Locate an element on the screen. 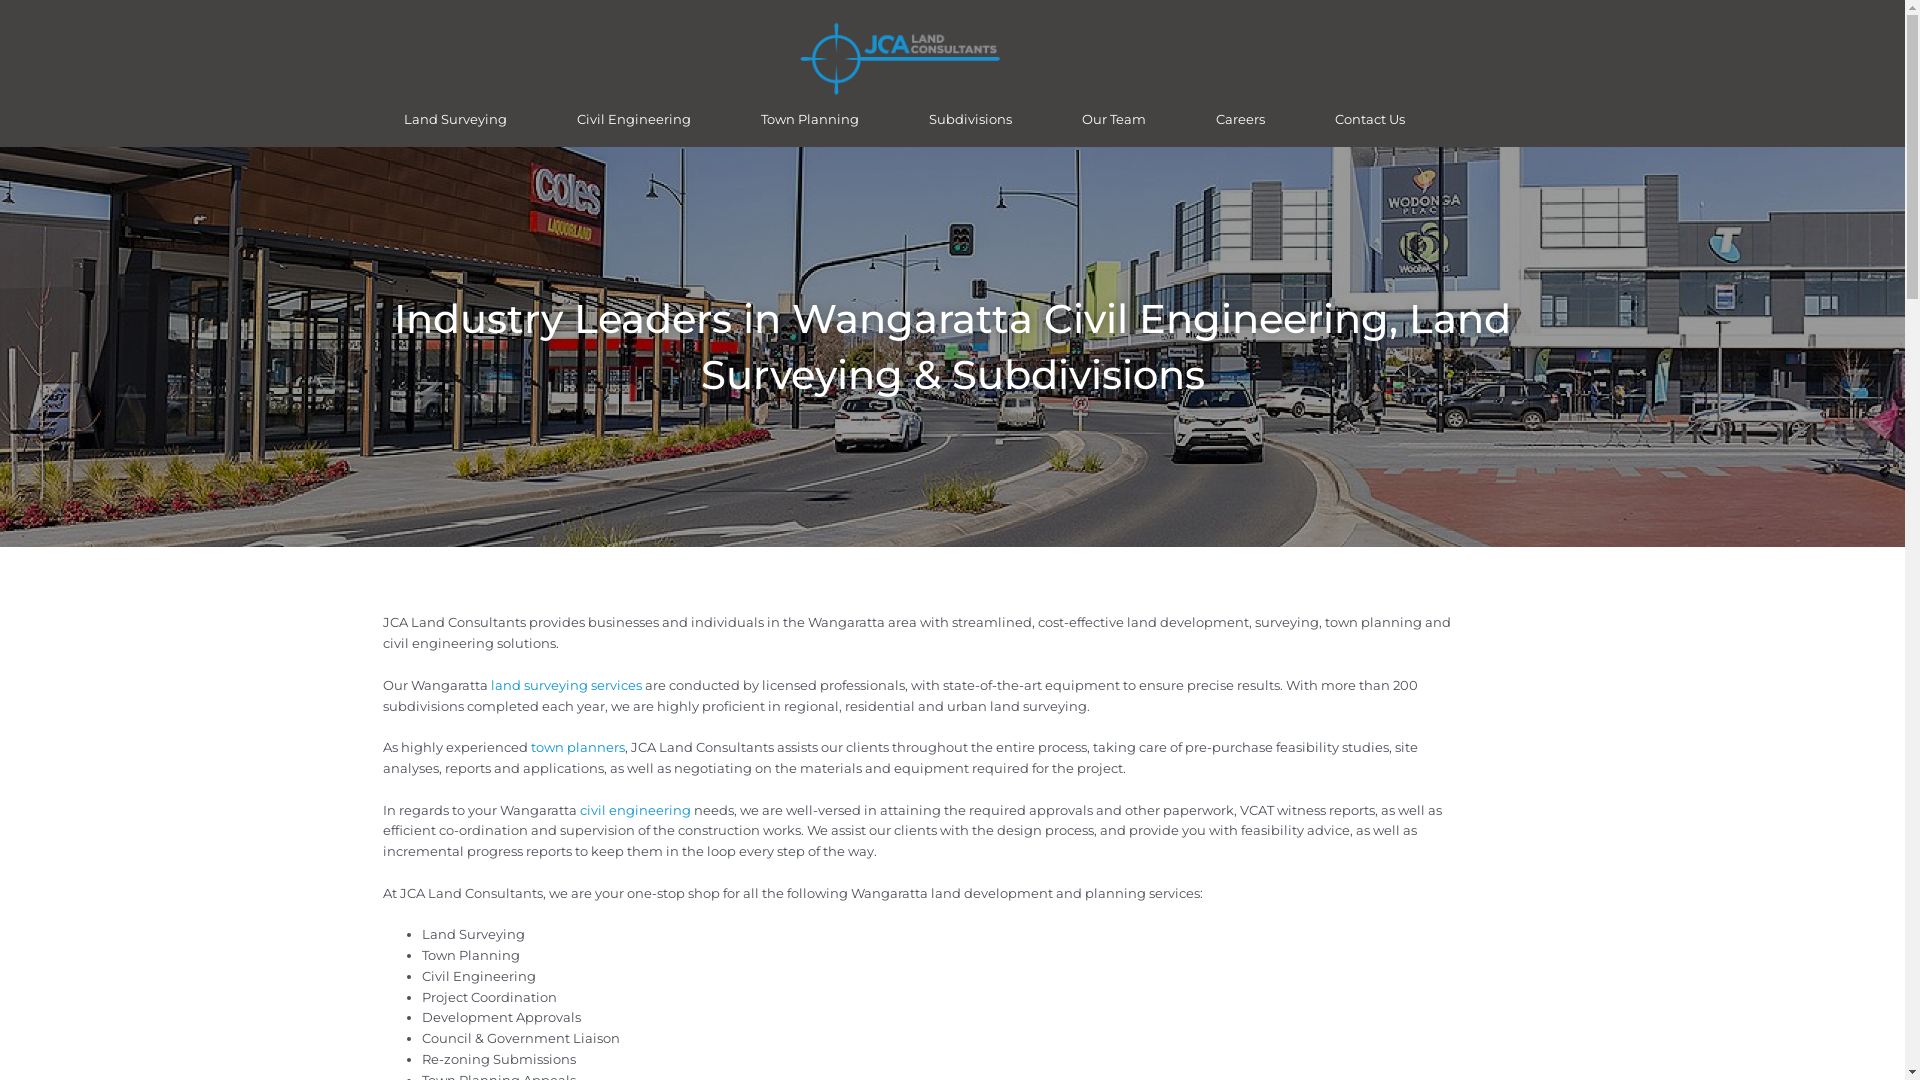 The image size is (1920, 1080). 'Careers' is located at coordinates (1239, 119).